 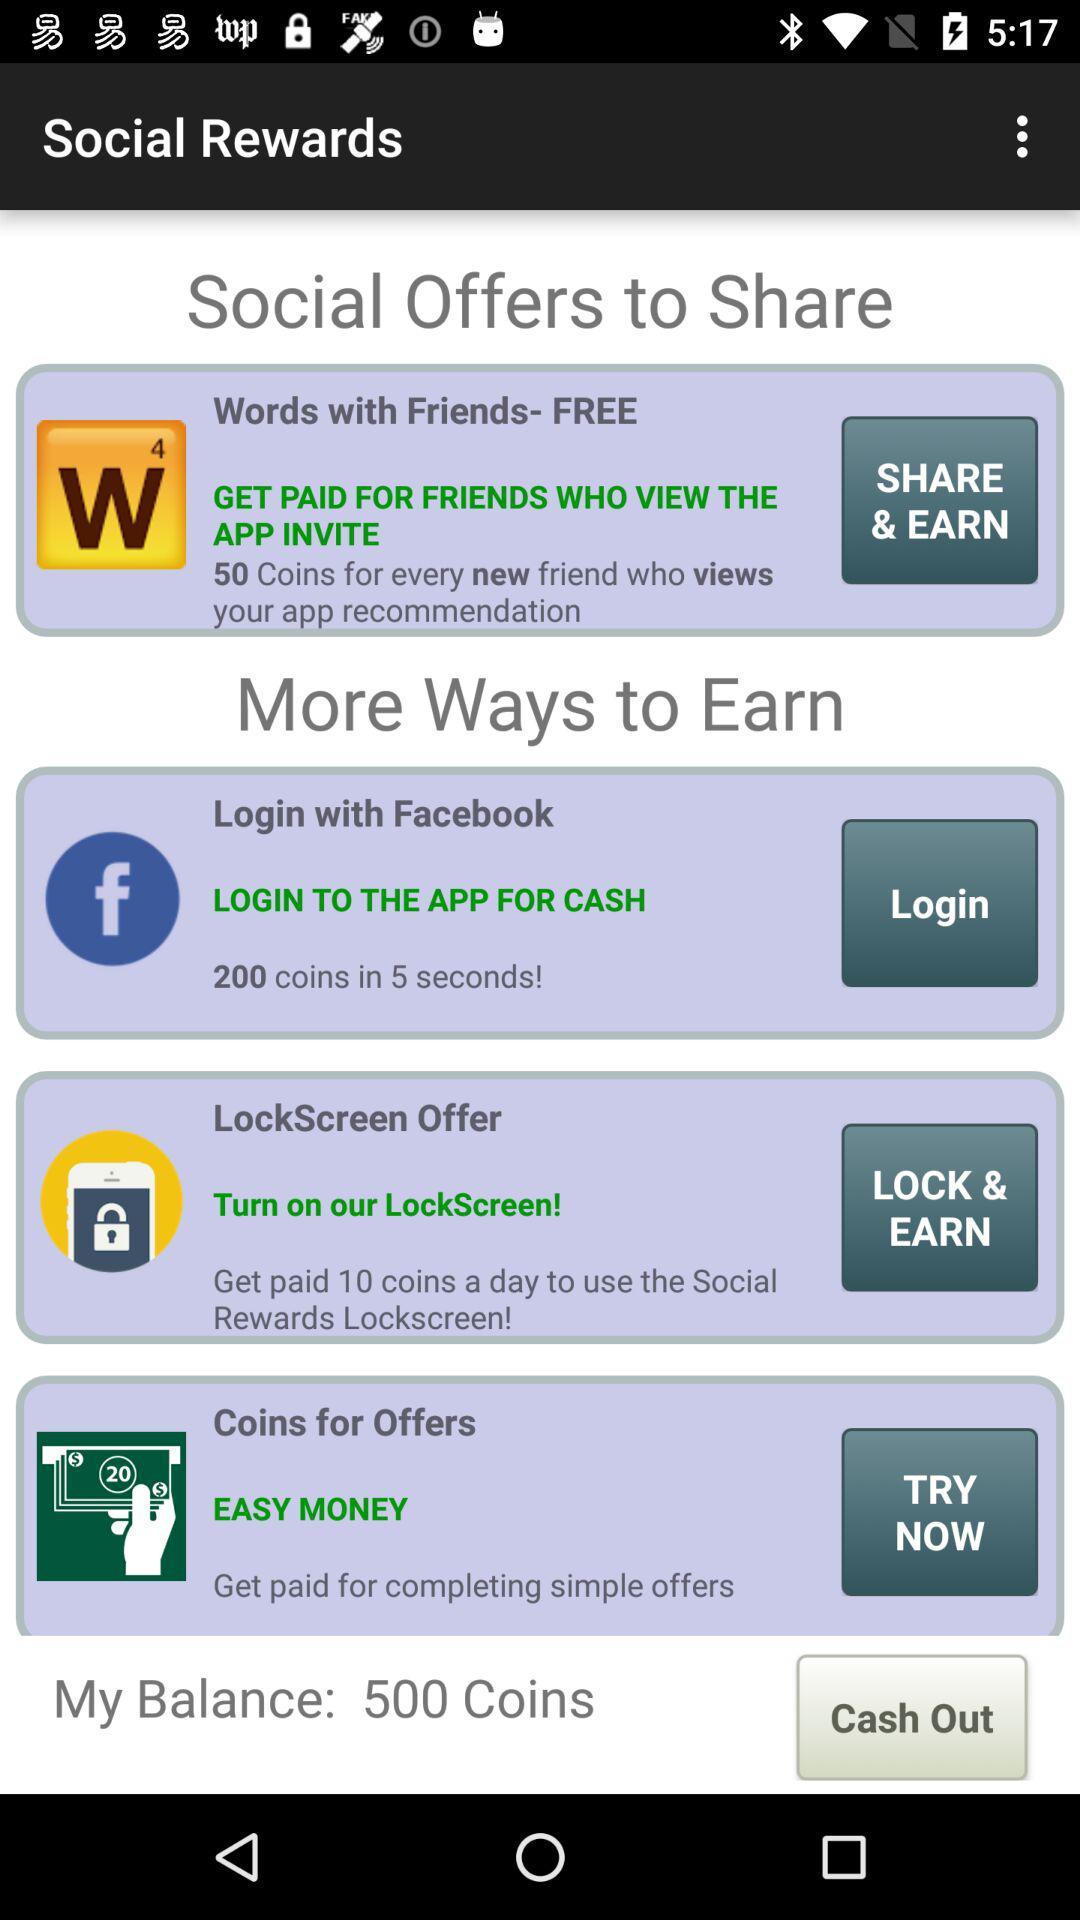 What do you see at coordinates (939, 1512) in the screenshot?
I see `try now` at bounding box center [939, 1512].